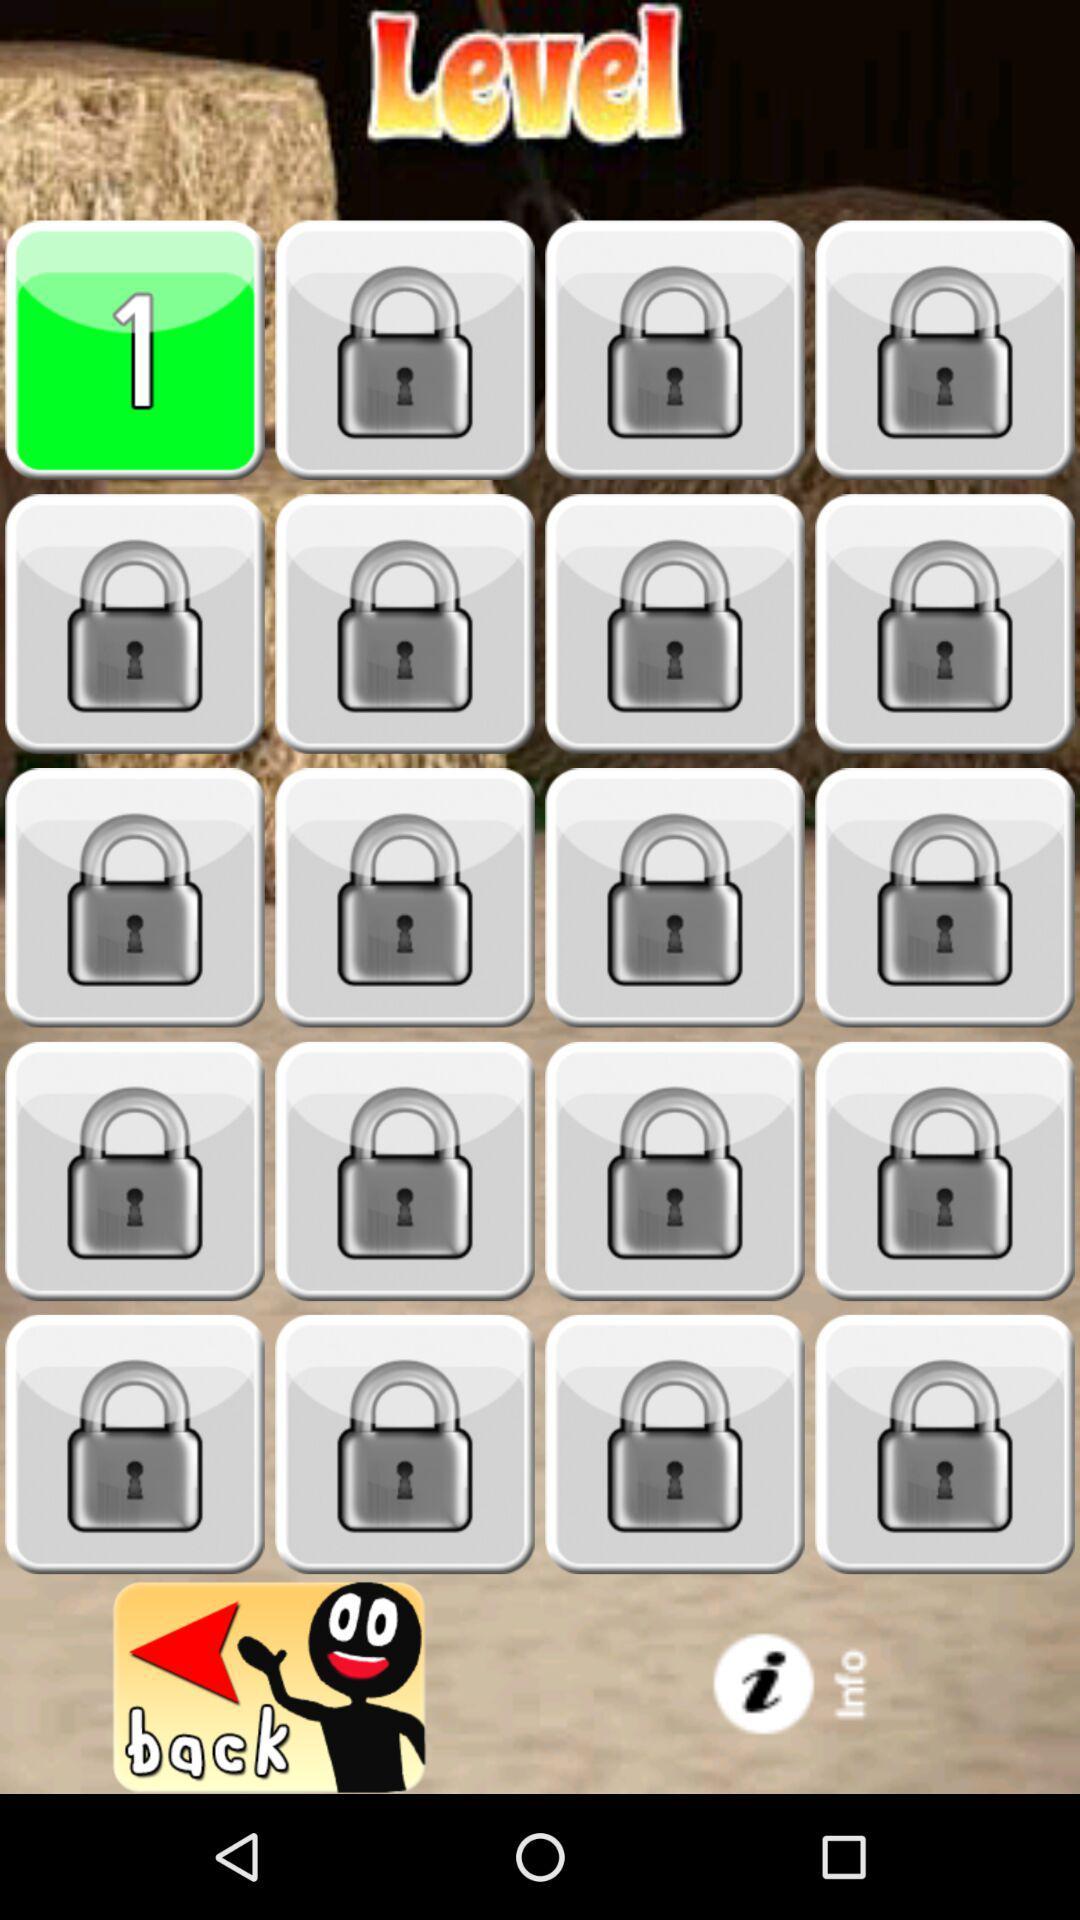 The height and width of the screenshot is (1920, 1080). I want to click on long button, so click(945, 1444).